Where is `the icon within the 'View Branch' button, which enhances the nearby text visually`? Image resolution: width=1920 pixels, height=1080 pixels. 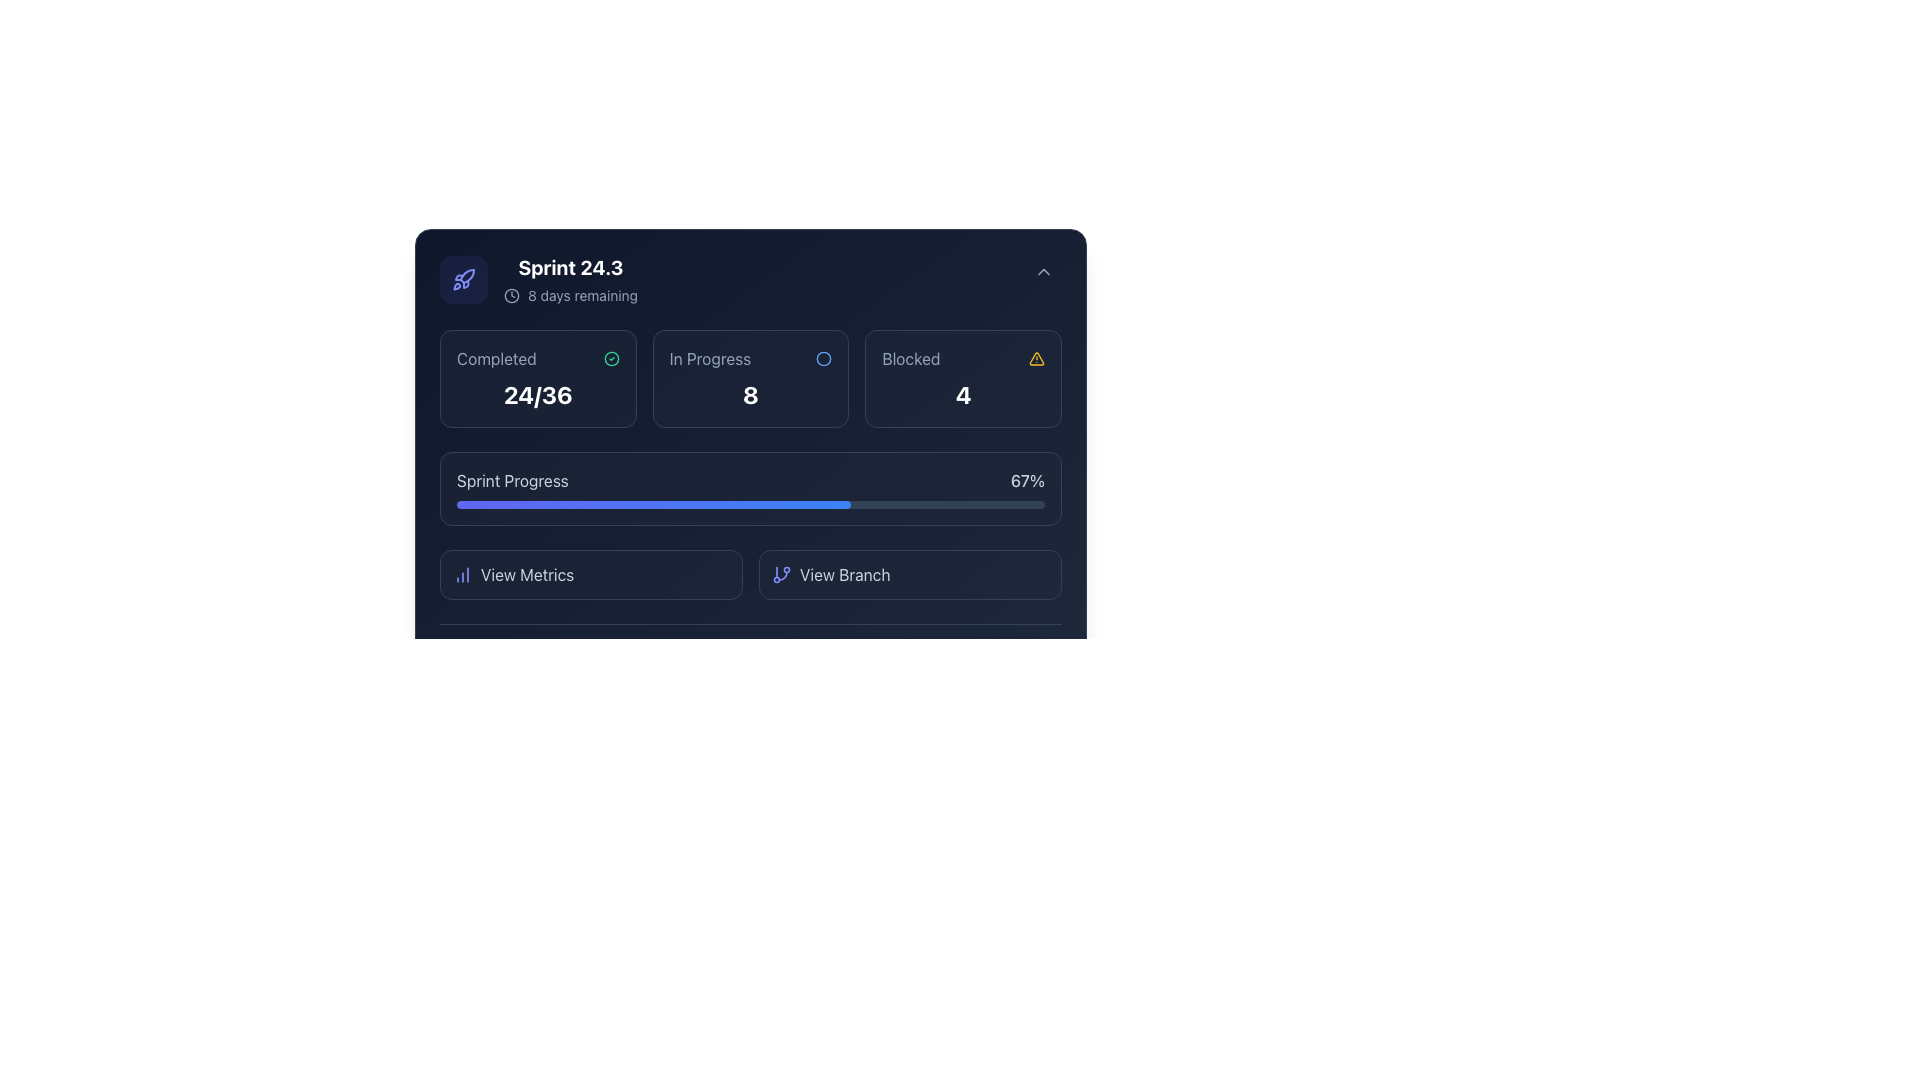
the icon within the 'View Branch' button, which enhances the nearby text visually is located at coordinates (781, 574).